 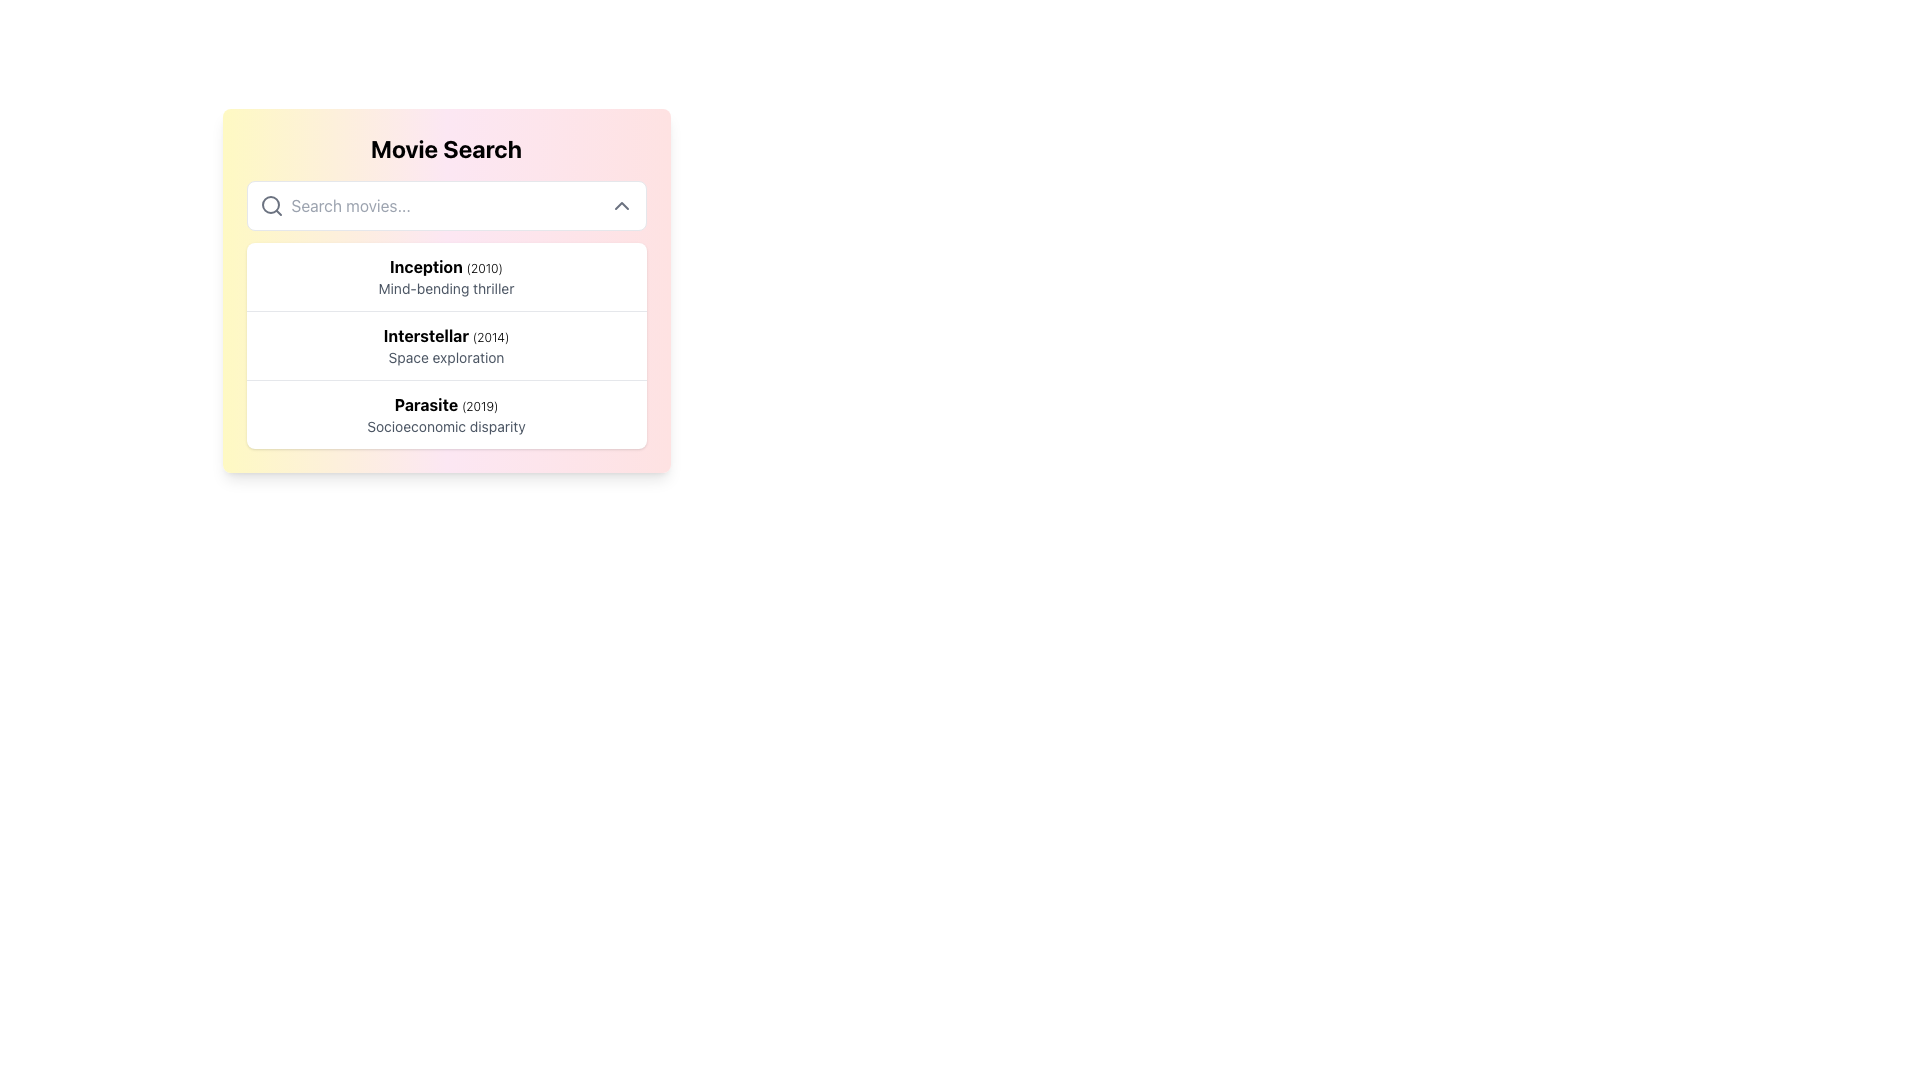 What do you see at coordinates (445, 265) in the screenshot?
I see `the static text label displaying the movie title 'Inception' and the release year '(2010)' which is located at the top of the list of movie titles` at bounding box center [445, 265].